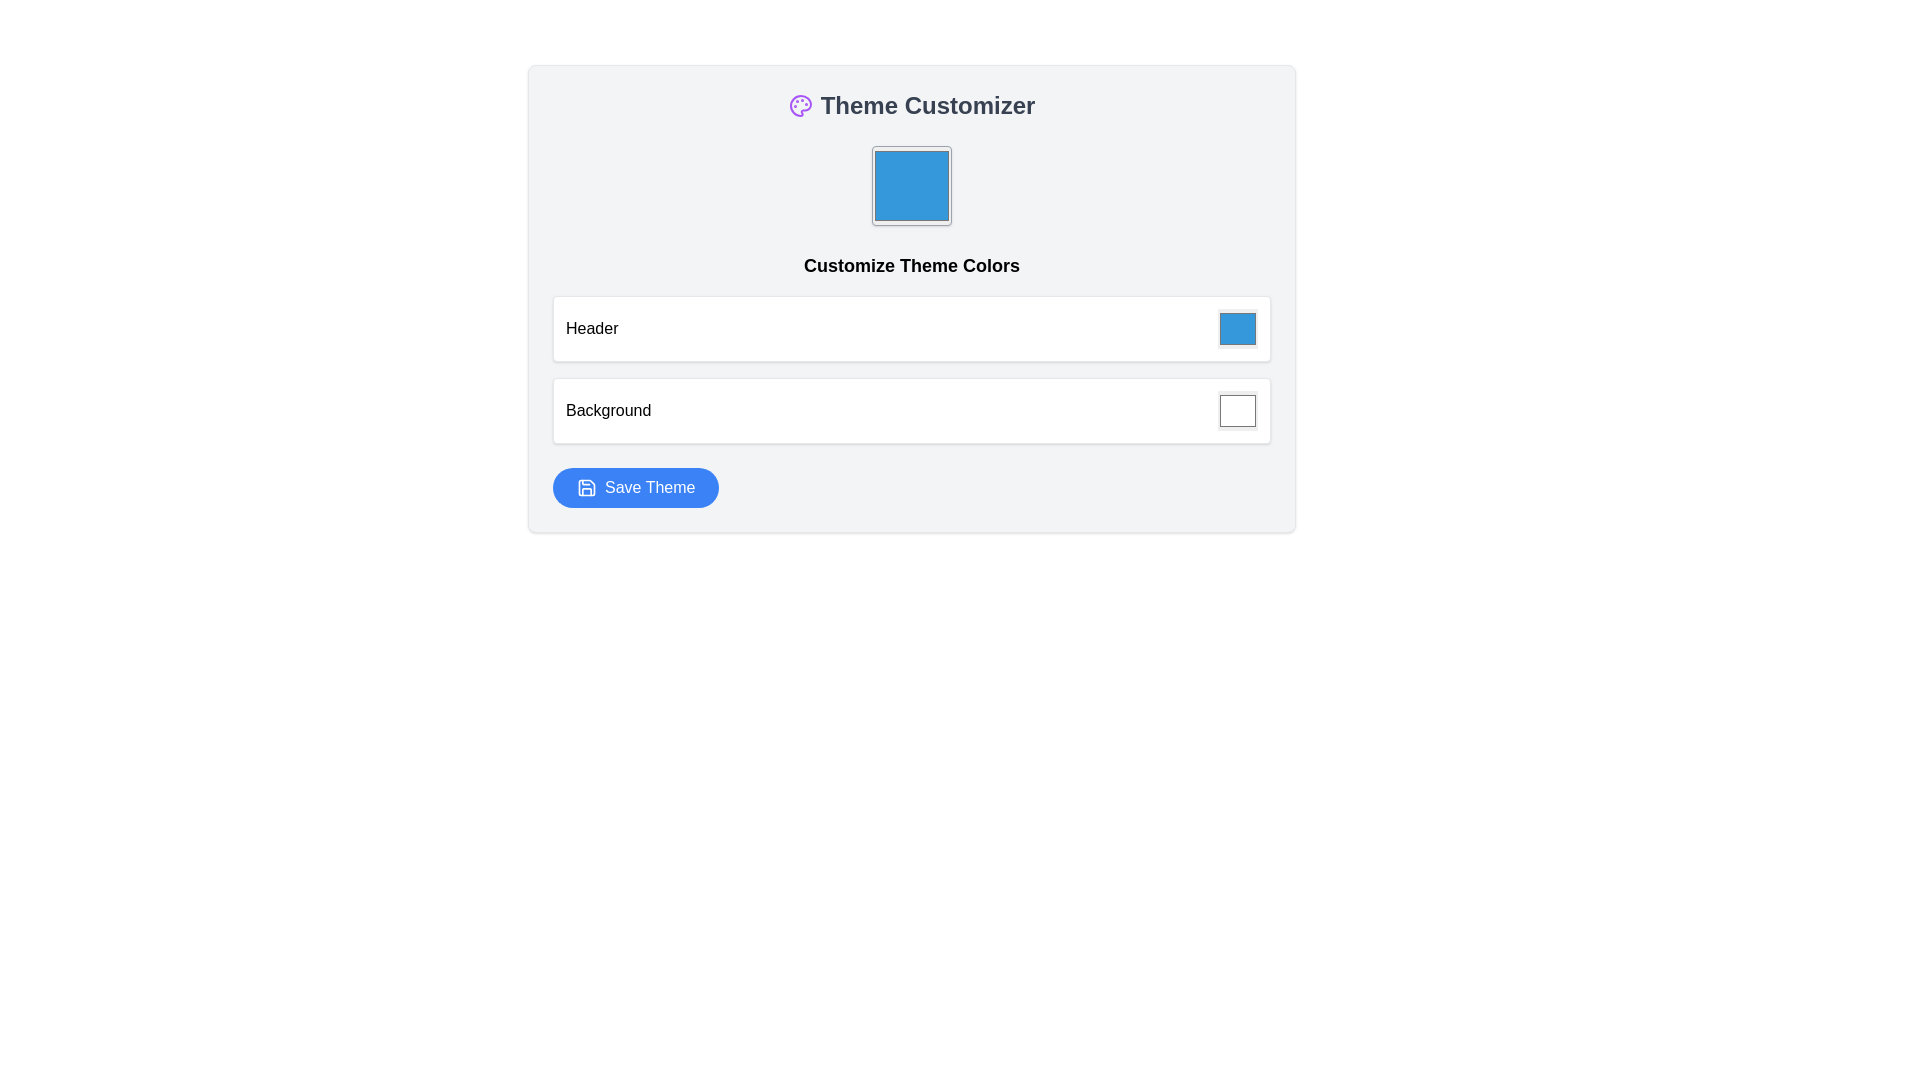  I want to click on the SVG painter's palette icon, which is styled in purple and located next to the 'Theme Customizer' text at the top of the page, so click(800, 105).